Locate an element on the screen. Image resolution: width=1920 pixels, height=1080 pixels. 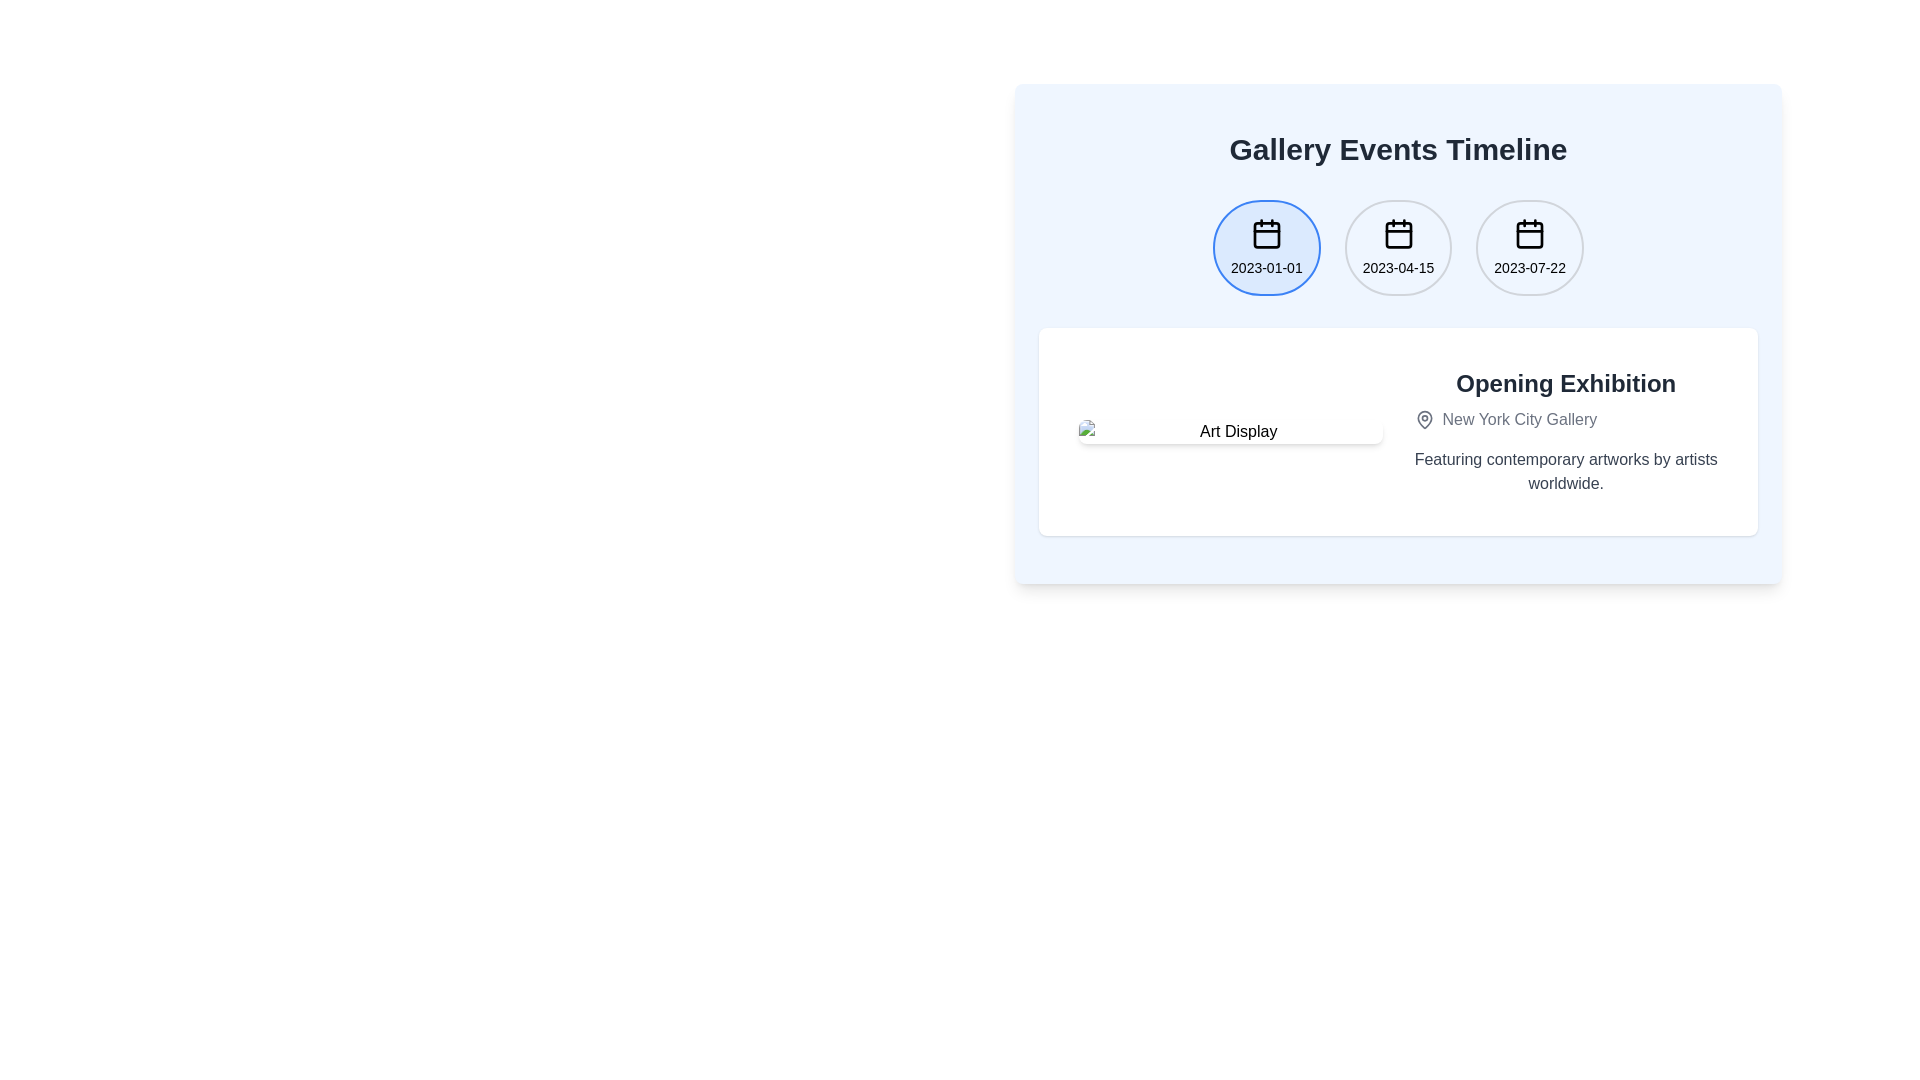
the calendar icon representing the date '2023-07-22', which is the third option in the horizontal list of date selectors under the 'Gallery Events Timeline' heading is located at coordinates (1529, 233).